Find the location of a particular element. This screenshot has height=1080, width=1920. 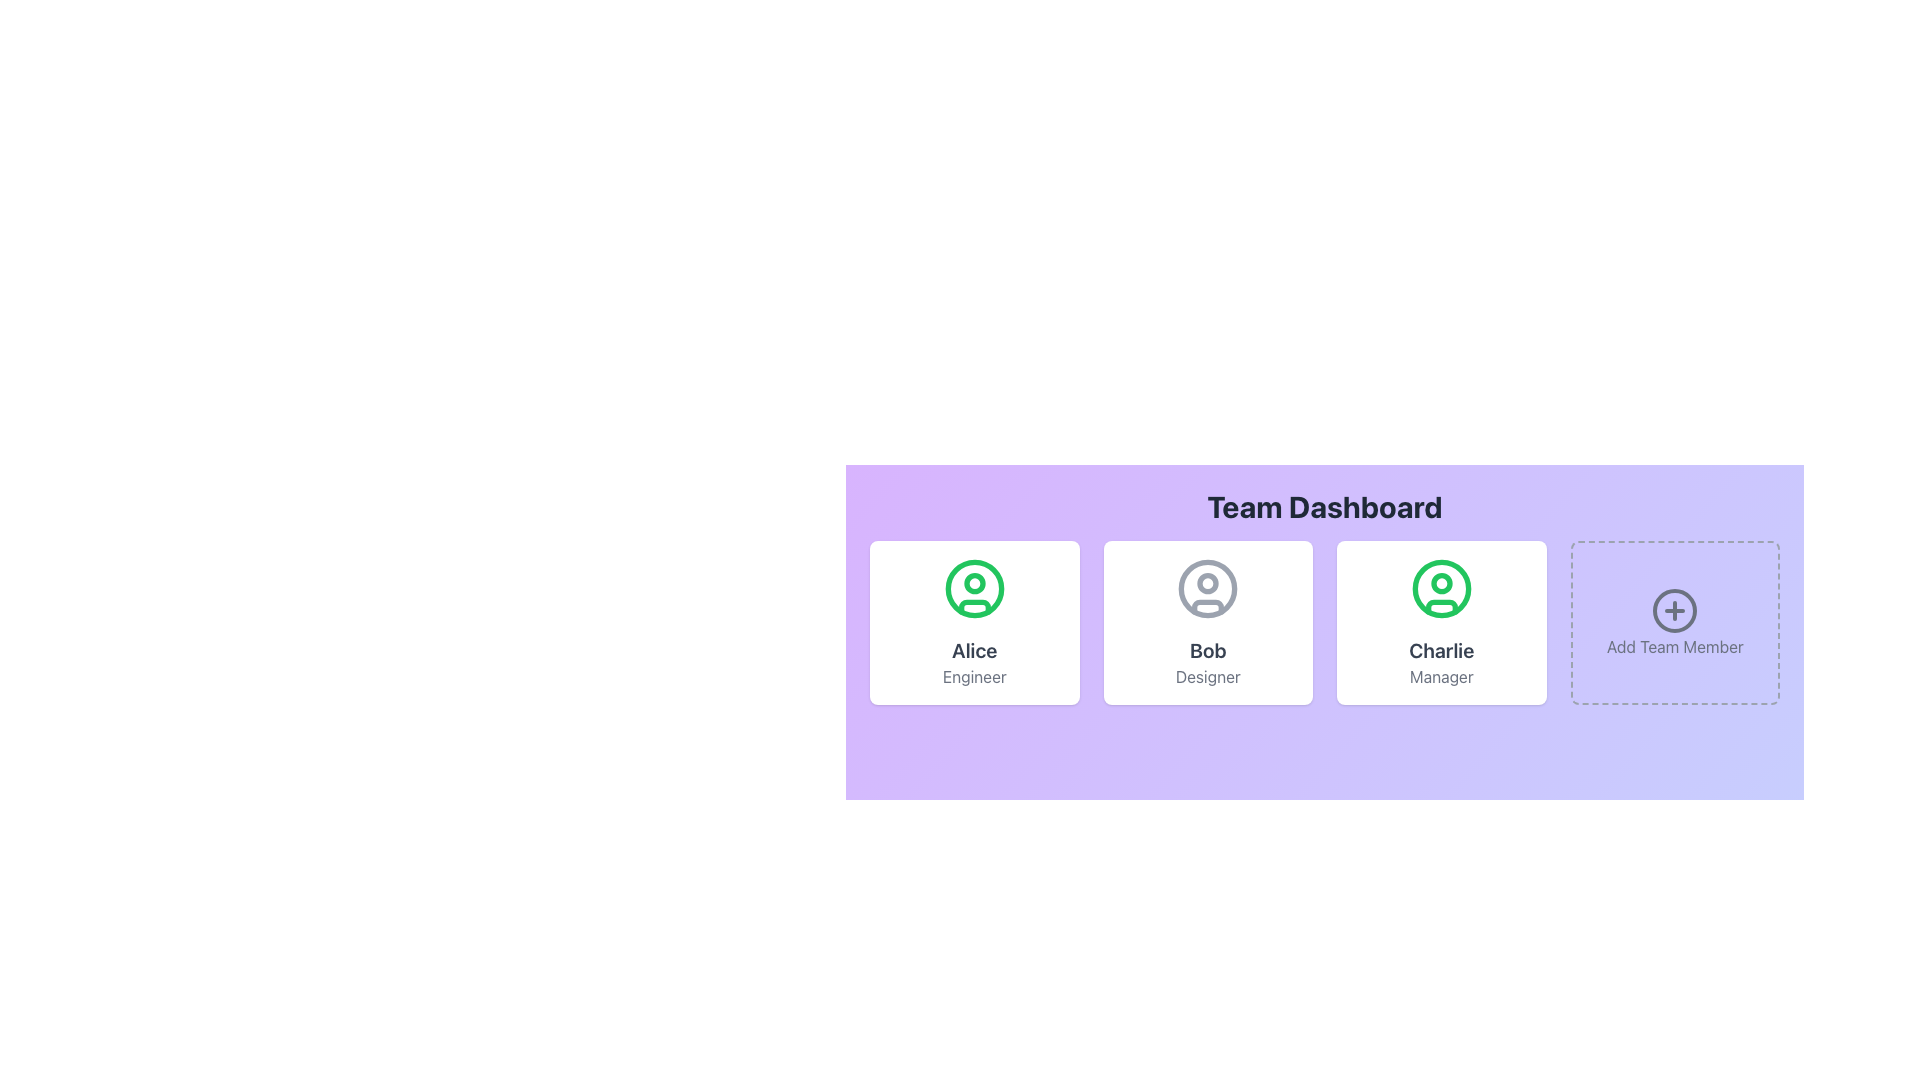

the button in the fourth position of the team members grid is located at coordinates (1675, 622).